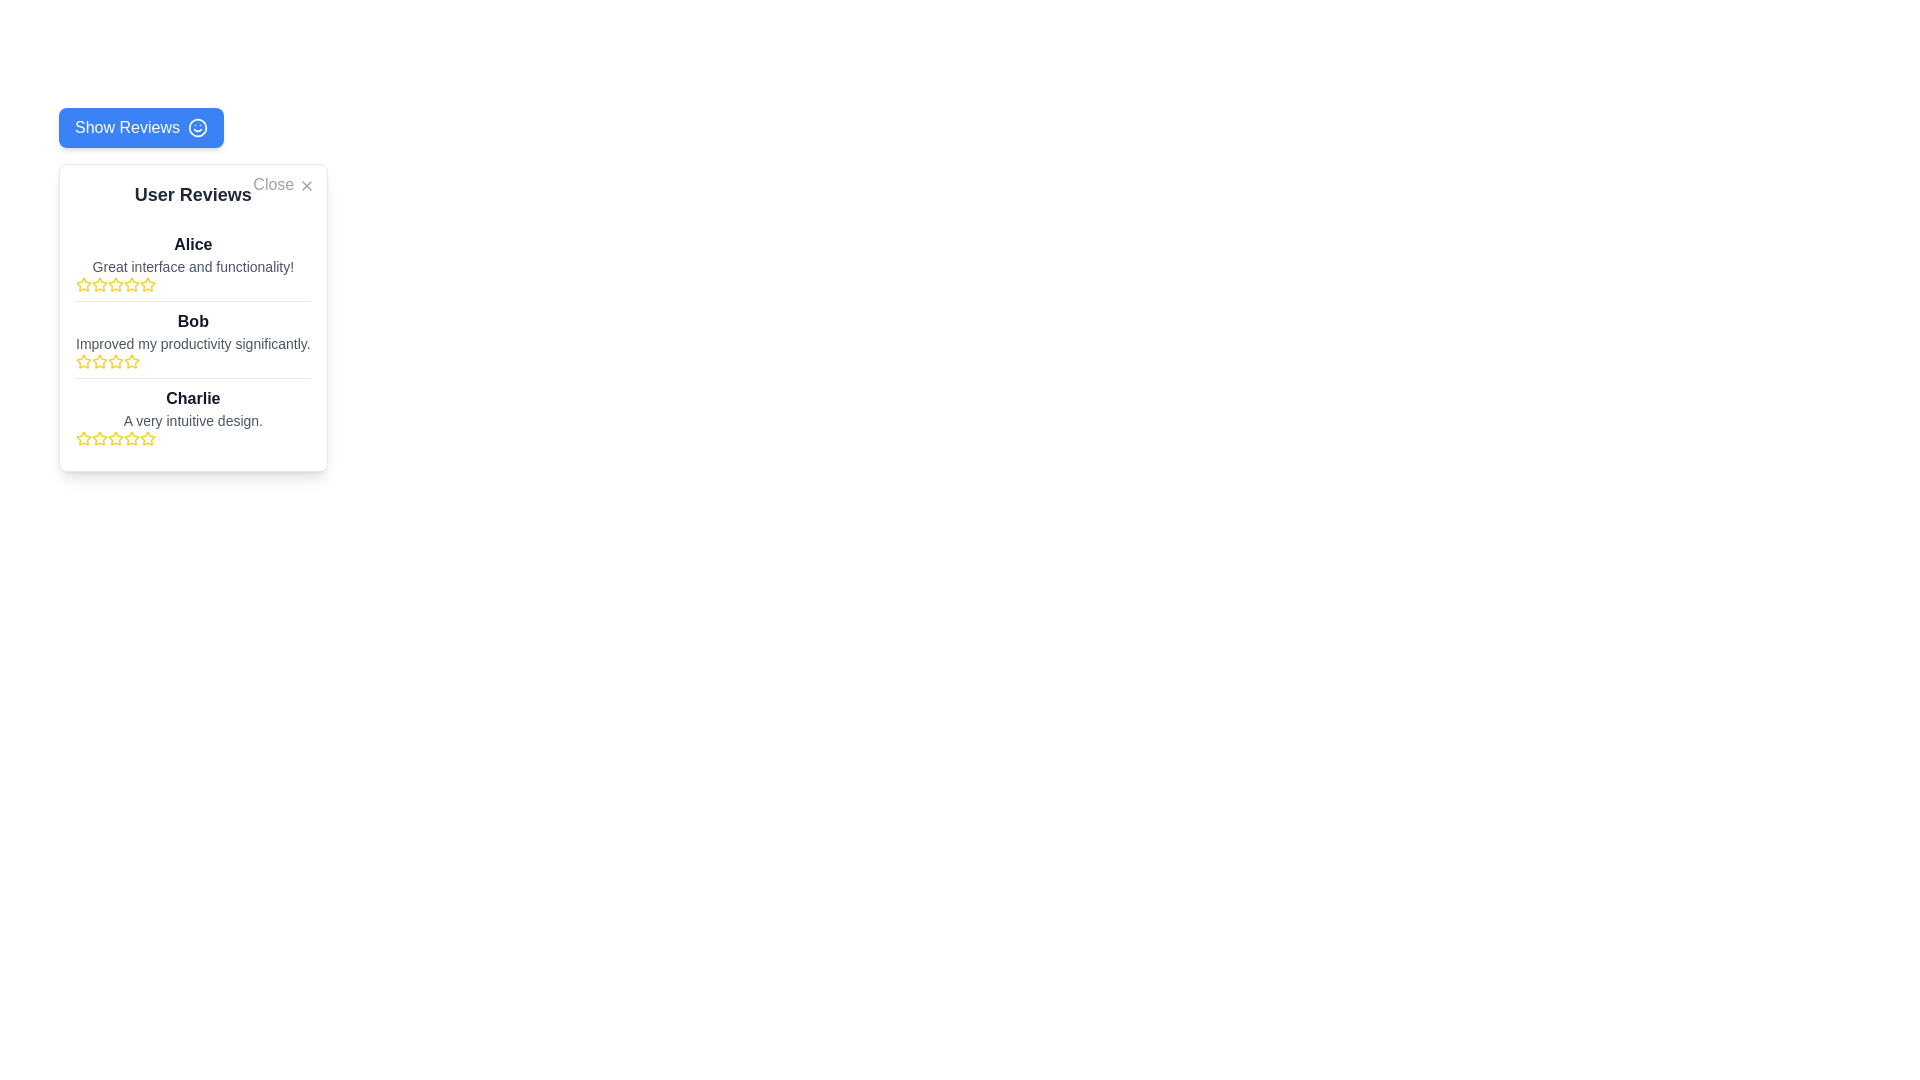  What do you see at coordinates (197, 127) in the screenshot?
I see `the circular graphic within the 'Show Reviews' button, which features a smiling face icon, to enhance user recognition of its function` at bounding box center [197, 127].